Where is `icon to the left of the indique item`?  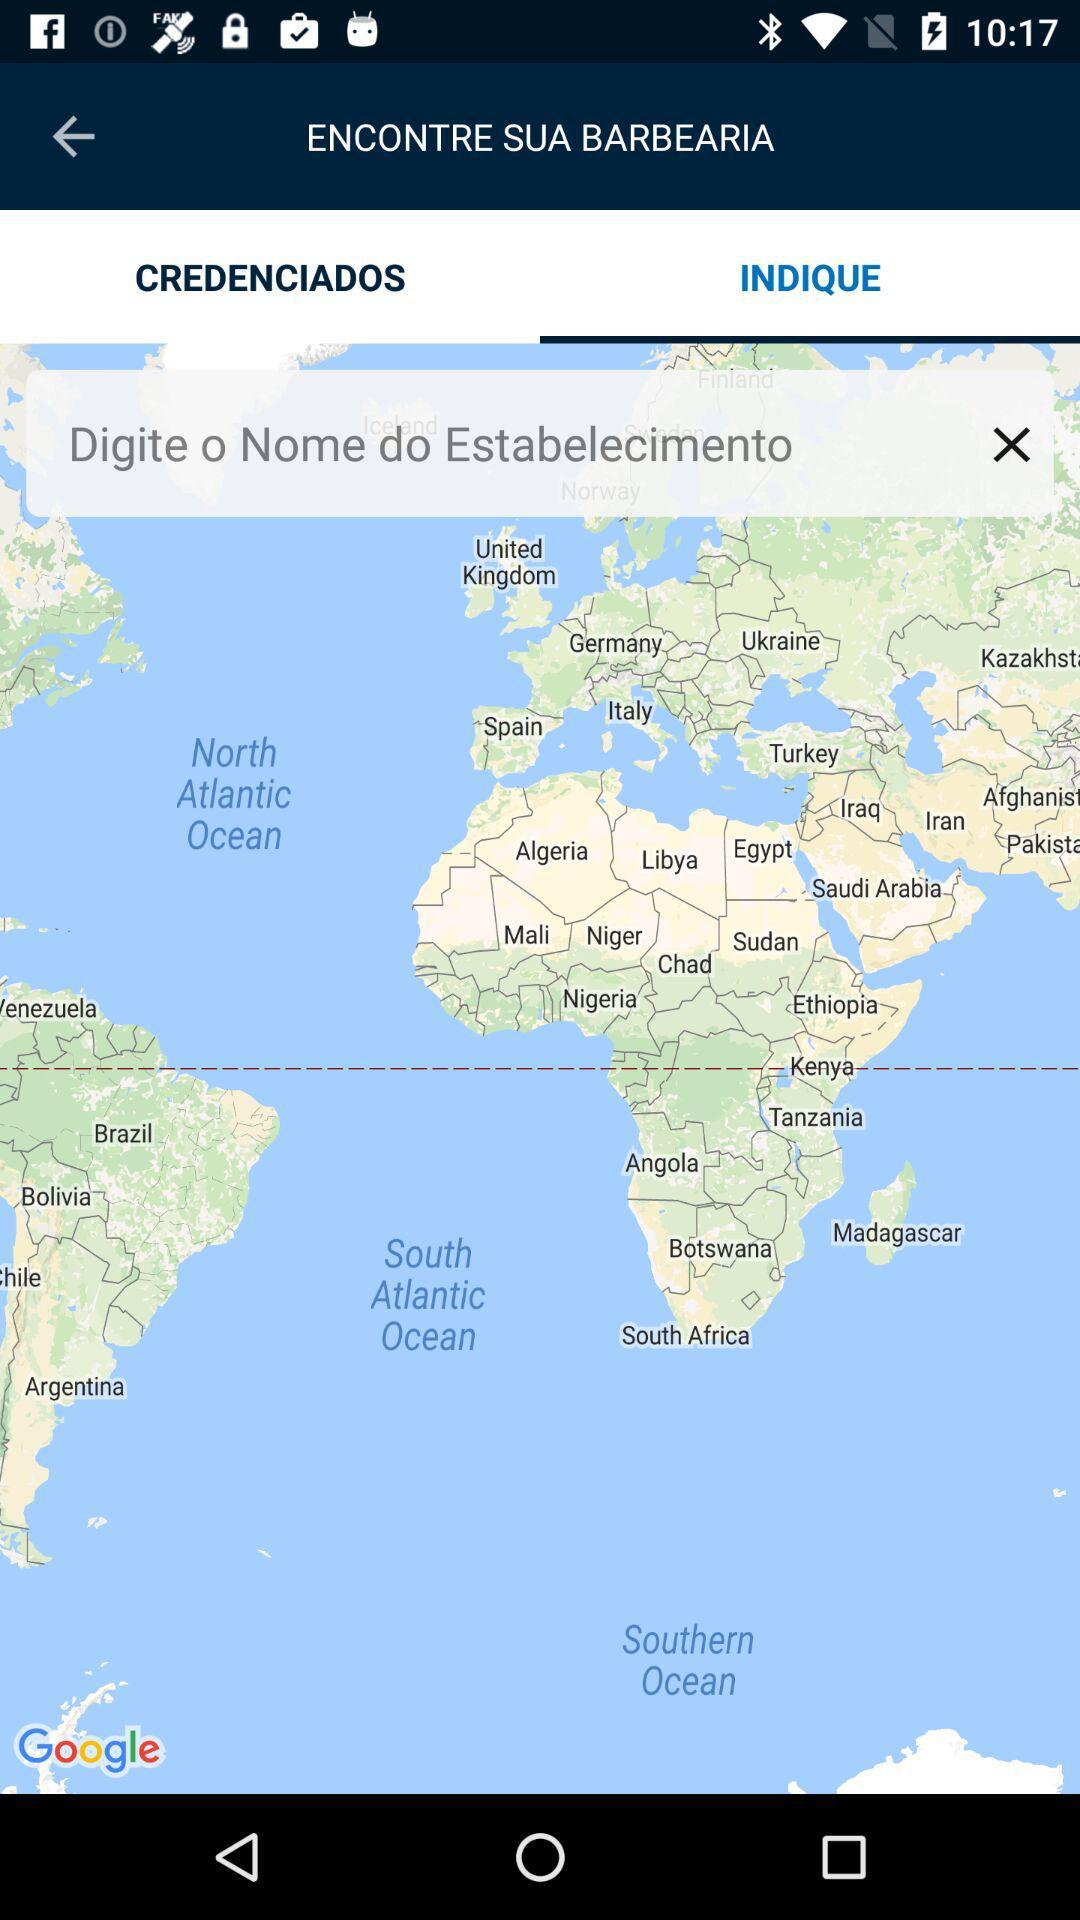
icon to the left of the indique item is located at coordinates (270, 275).